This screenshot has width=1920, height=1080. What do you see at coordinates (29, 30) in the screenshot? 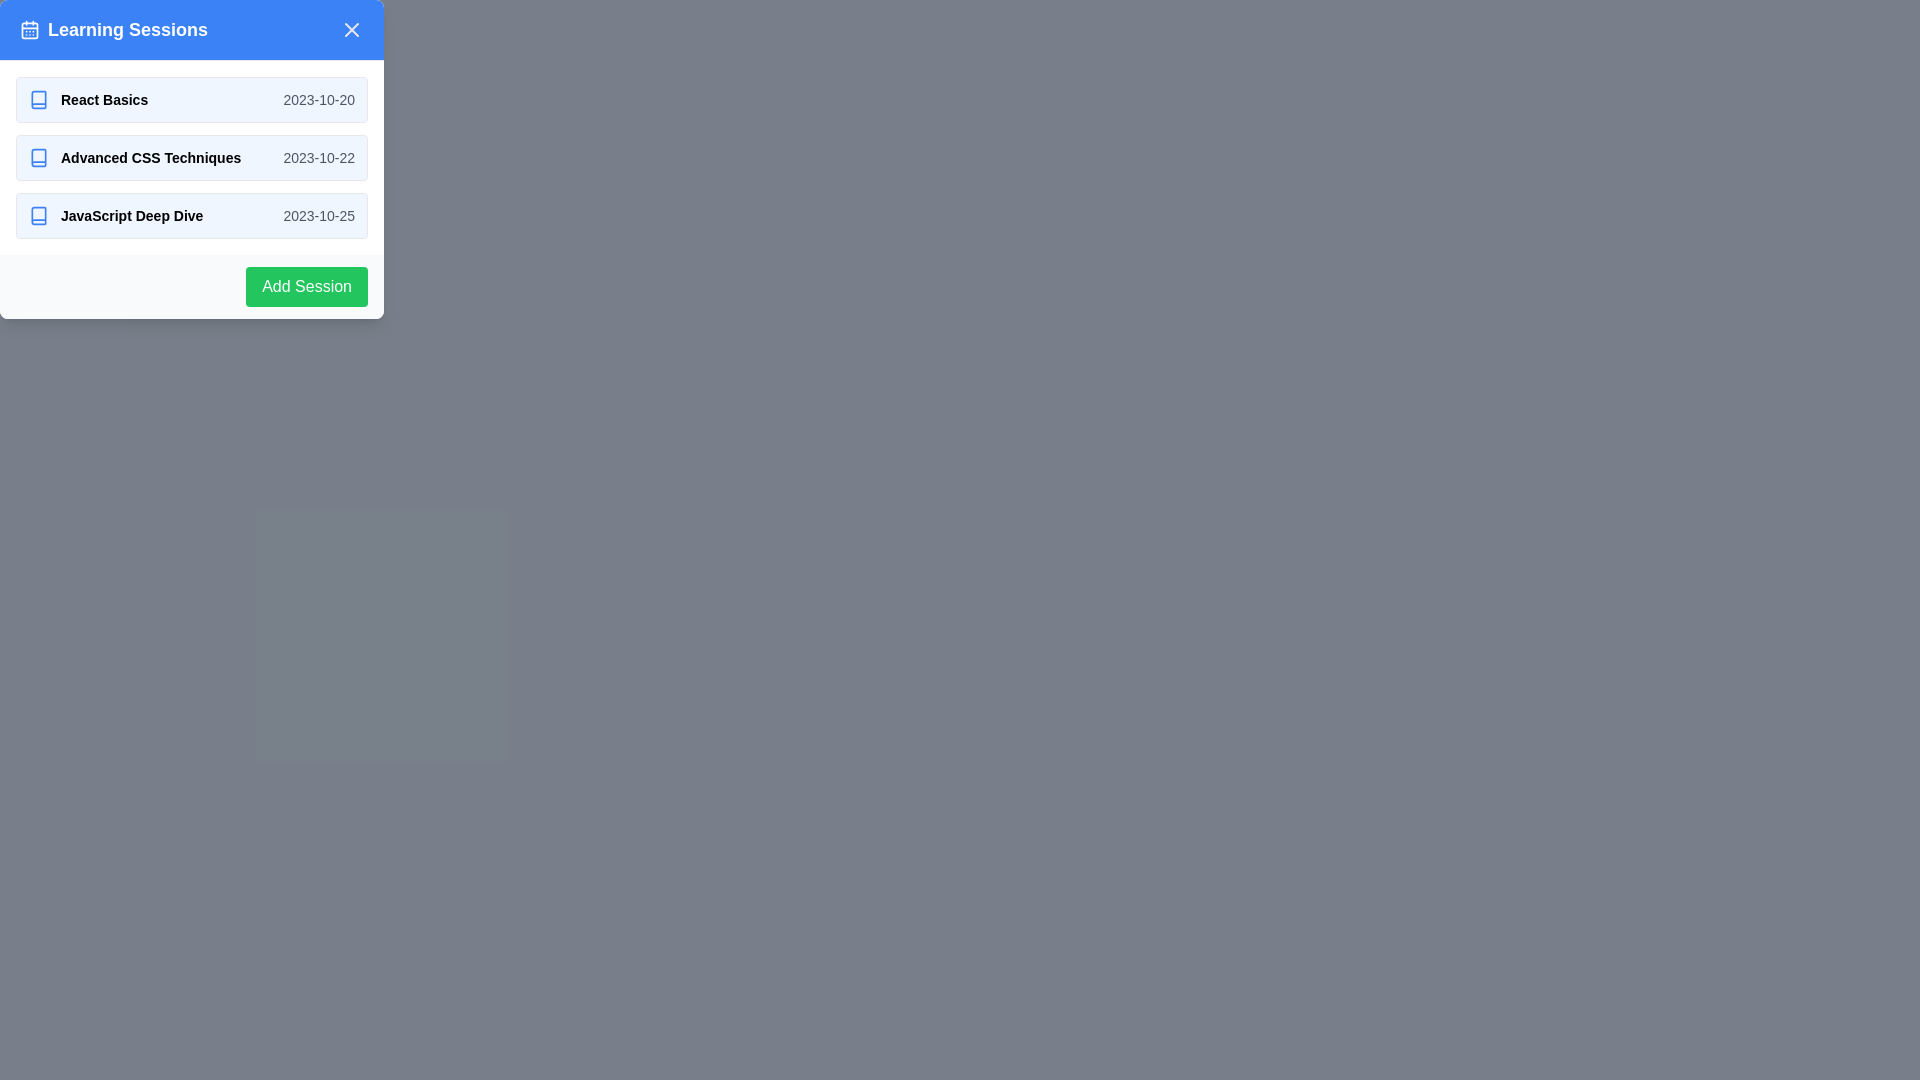
I see `the date cell graphical UI element located within the calendar icon` at bounding box center [29, 30].